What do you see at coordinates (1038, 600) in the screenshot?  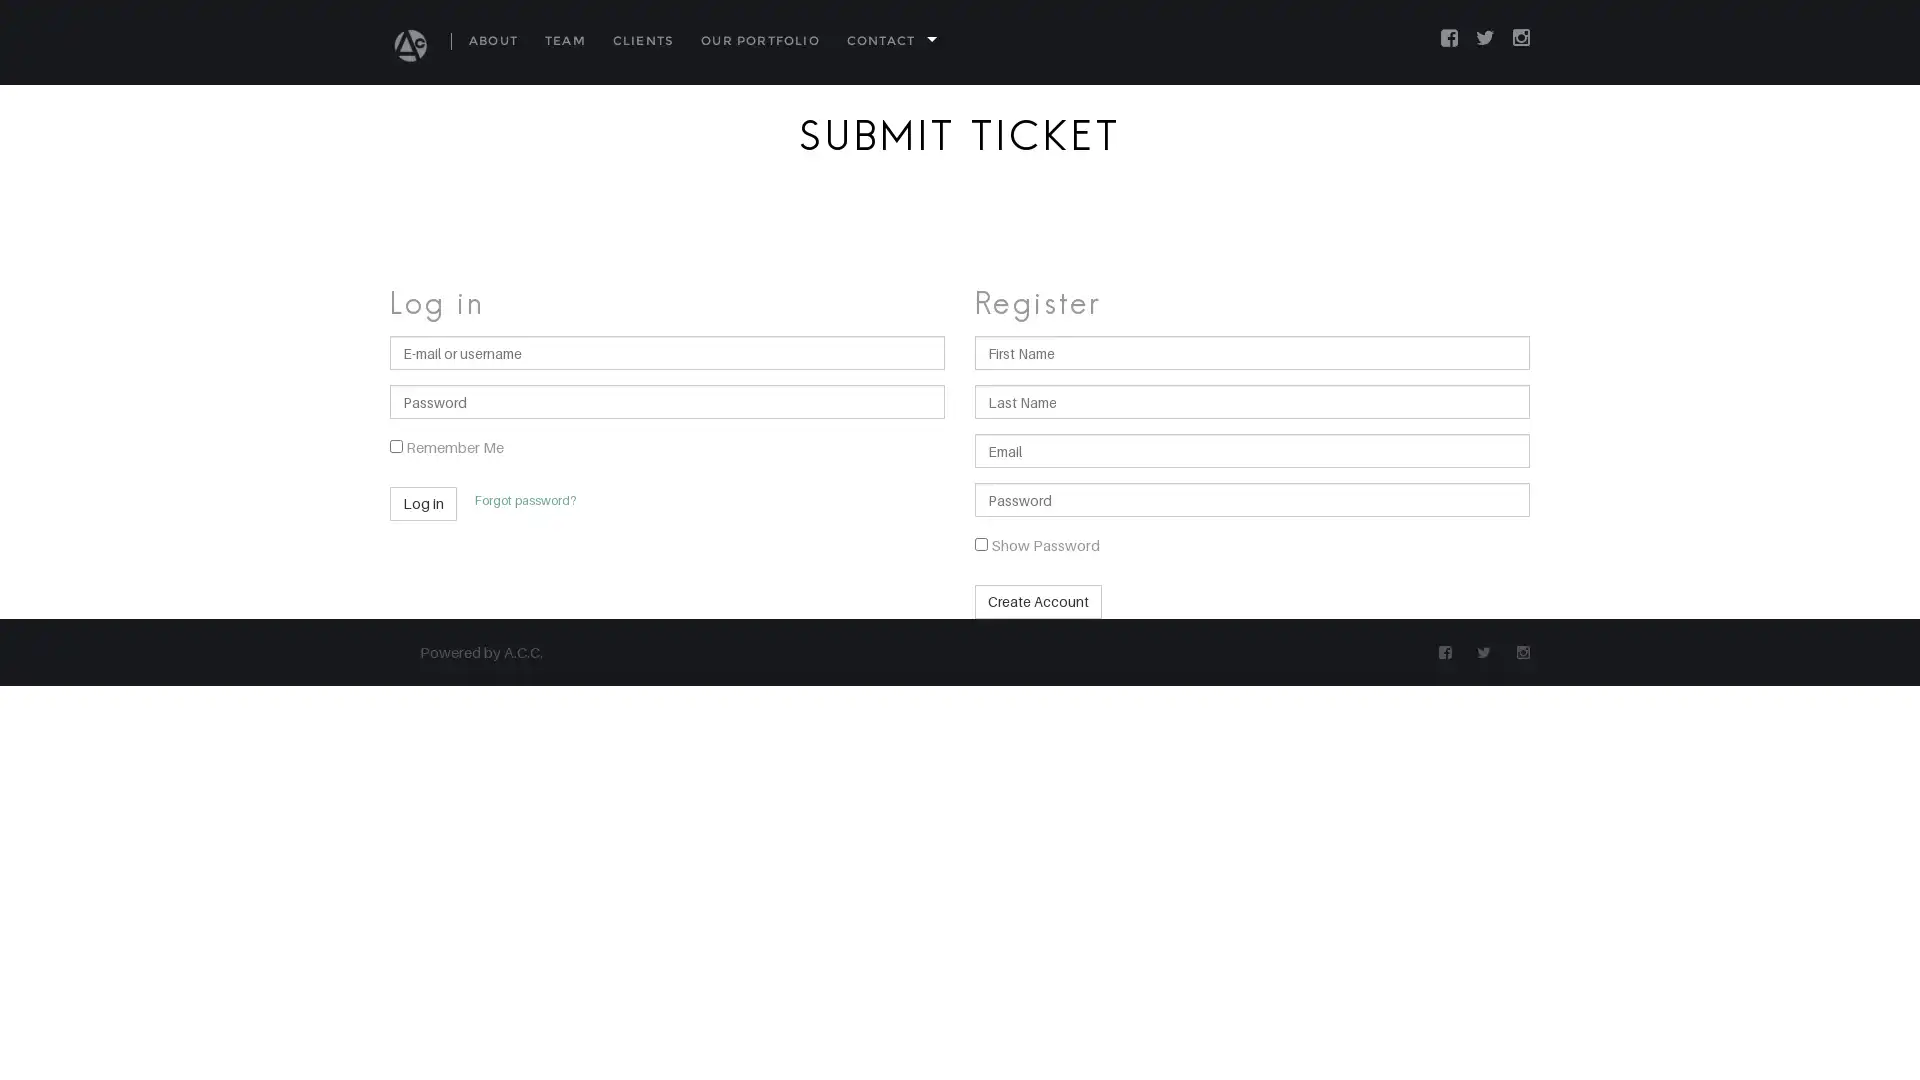 I see `Create Account` at bounding box center [1038, 600].